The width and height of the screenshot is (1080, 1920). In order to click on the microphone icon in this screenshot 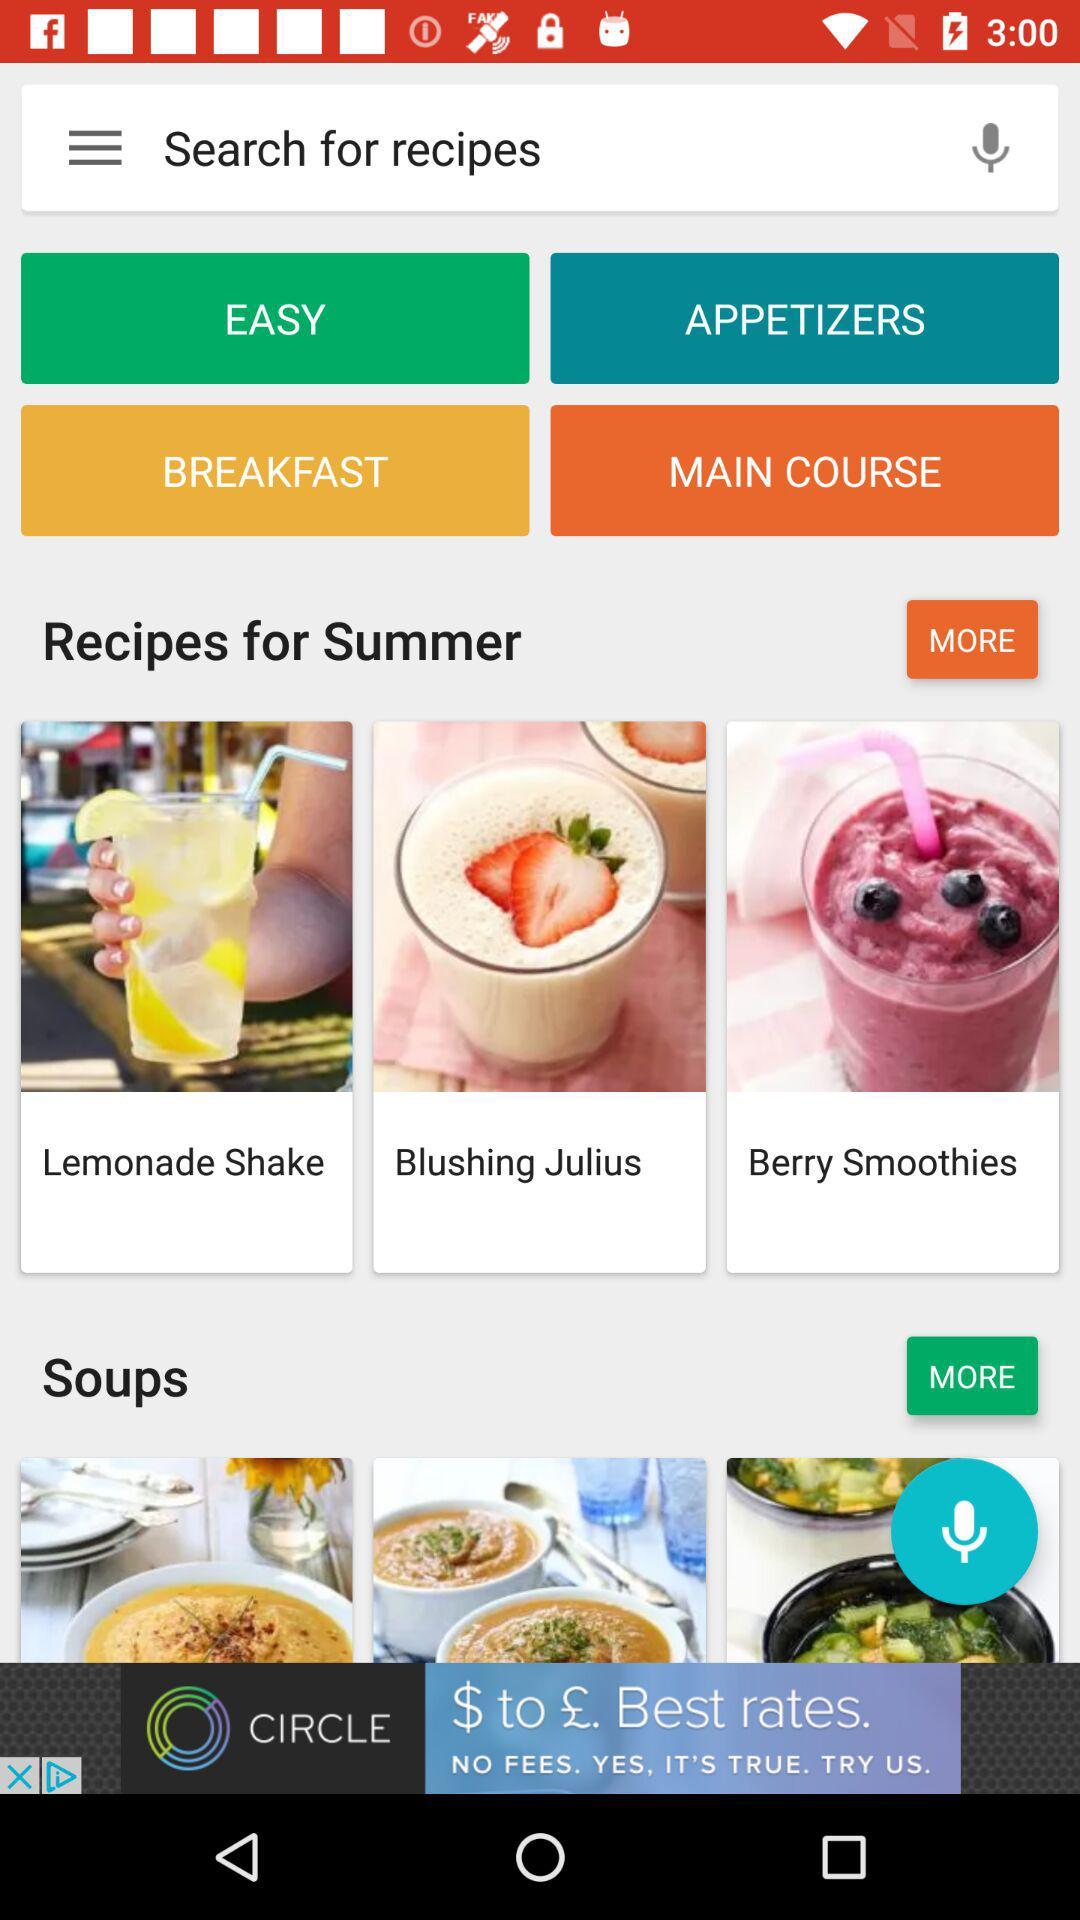, I will do `click(963, 1530)`.